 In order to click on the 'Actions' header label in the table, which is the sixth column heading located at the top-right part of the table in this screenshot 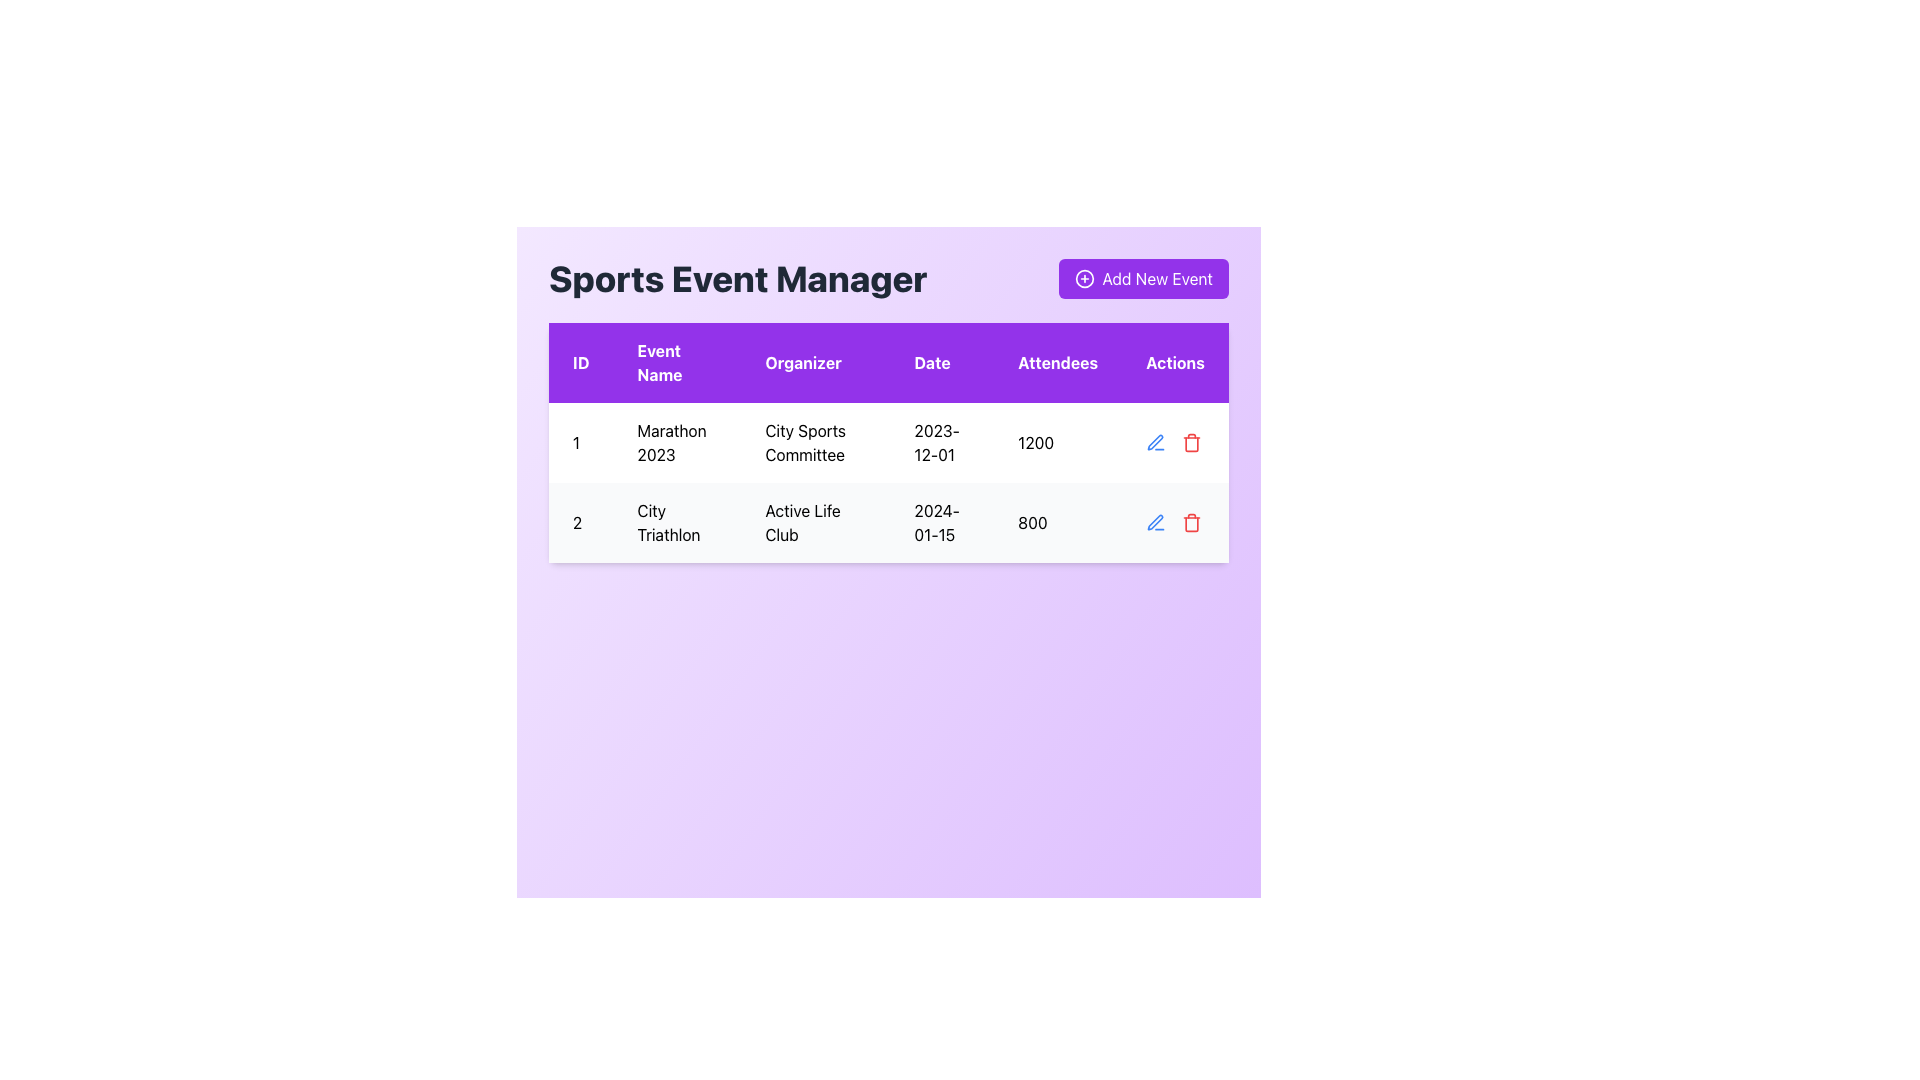, I will do `click(1175, 362)`.